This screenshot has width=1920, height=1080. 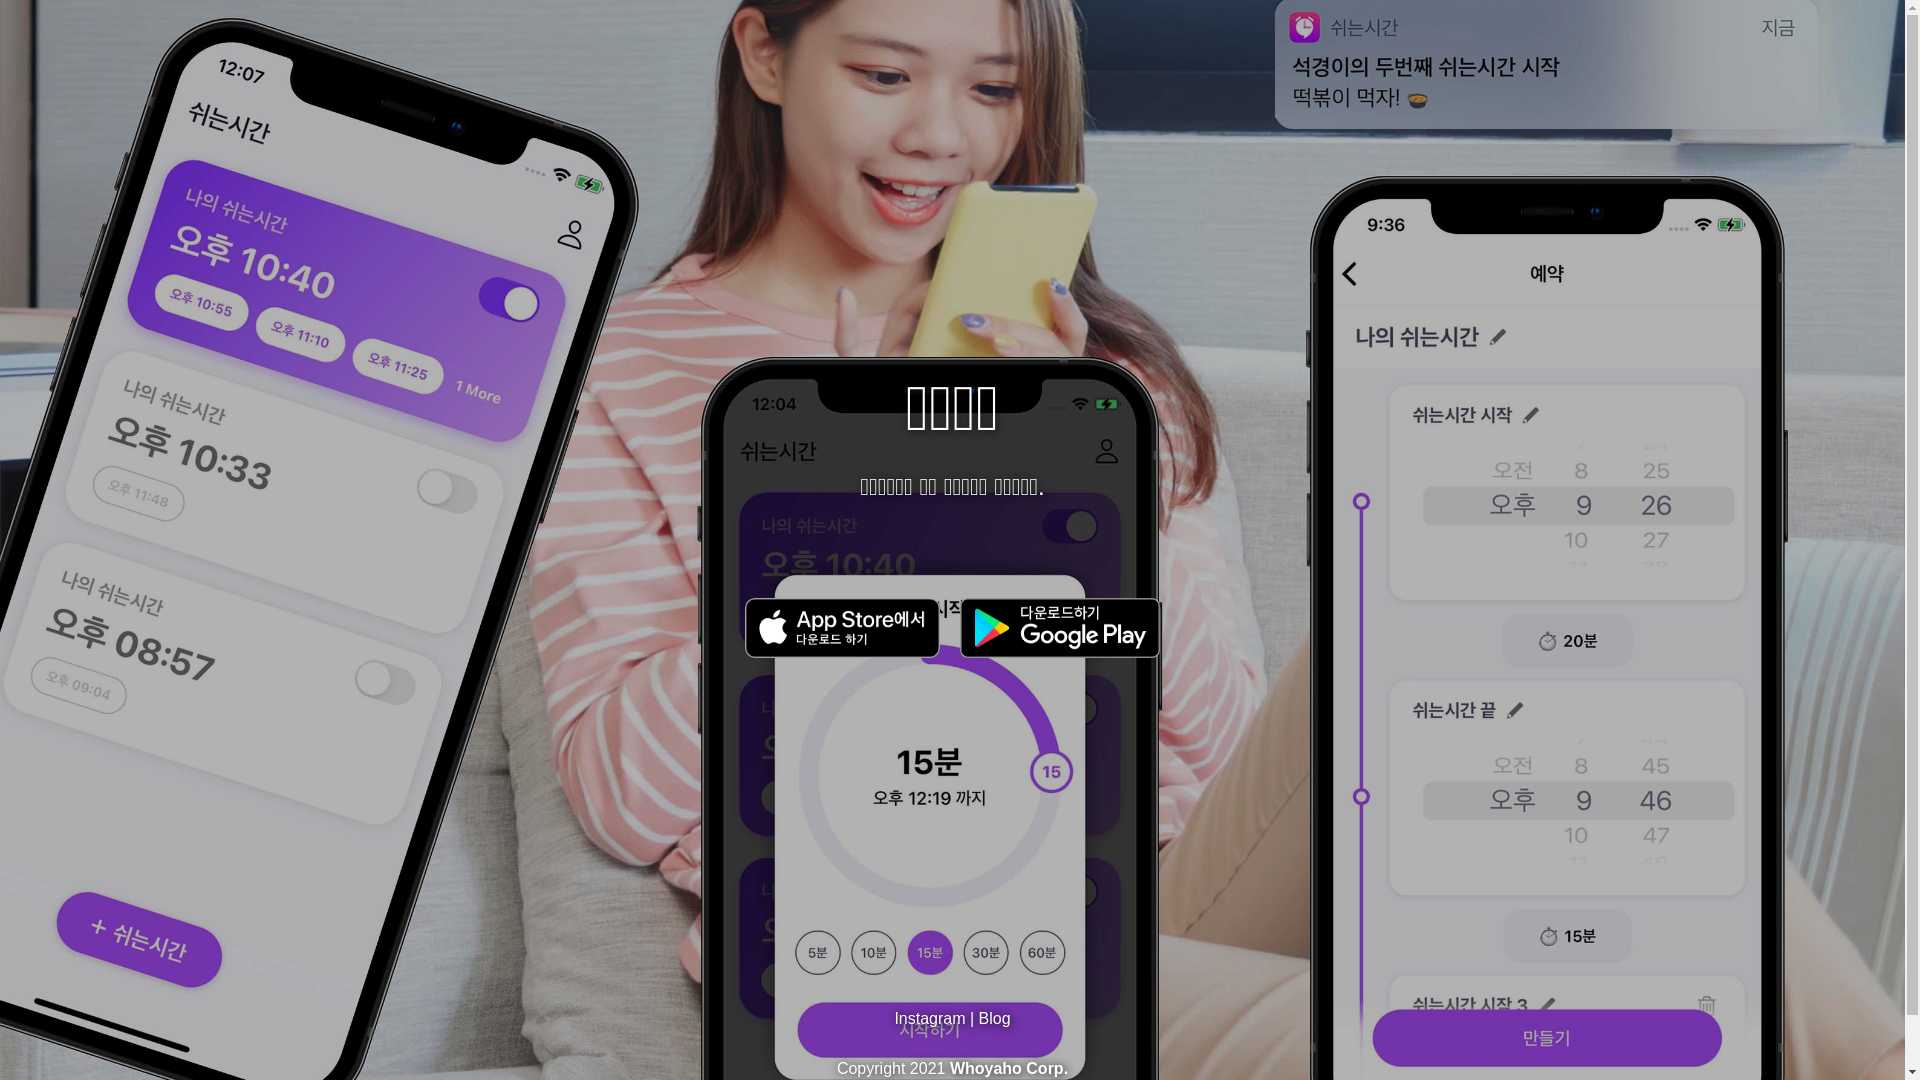 What do you see at coordinates (994, 1018) in the screenshot?
I see `'Blog'` at bounding box center [994, 1018].